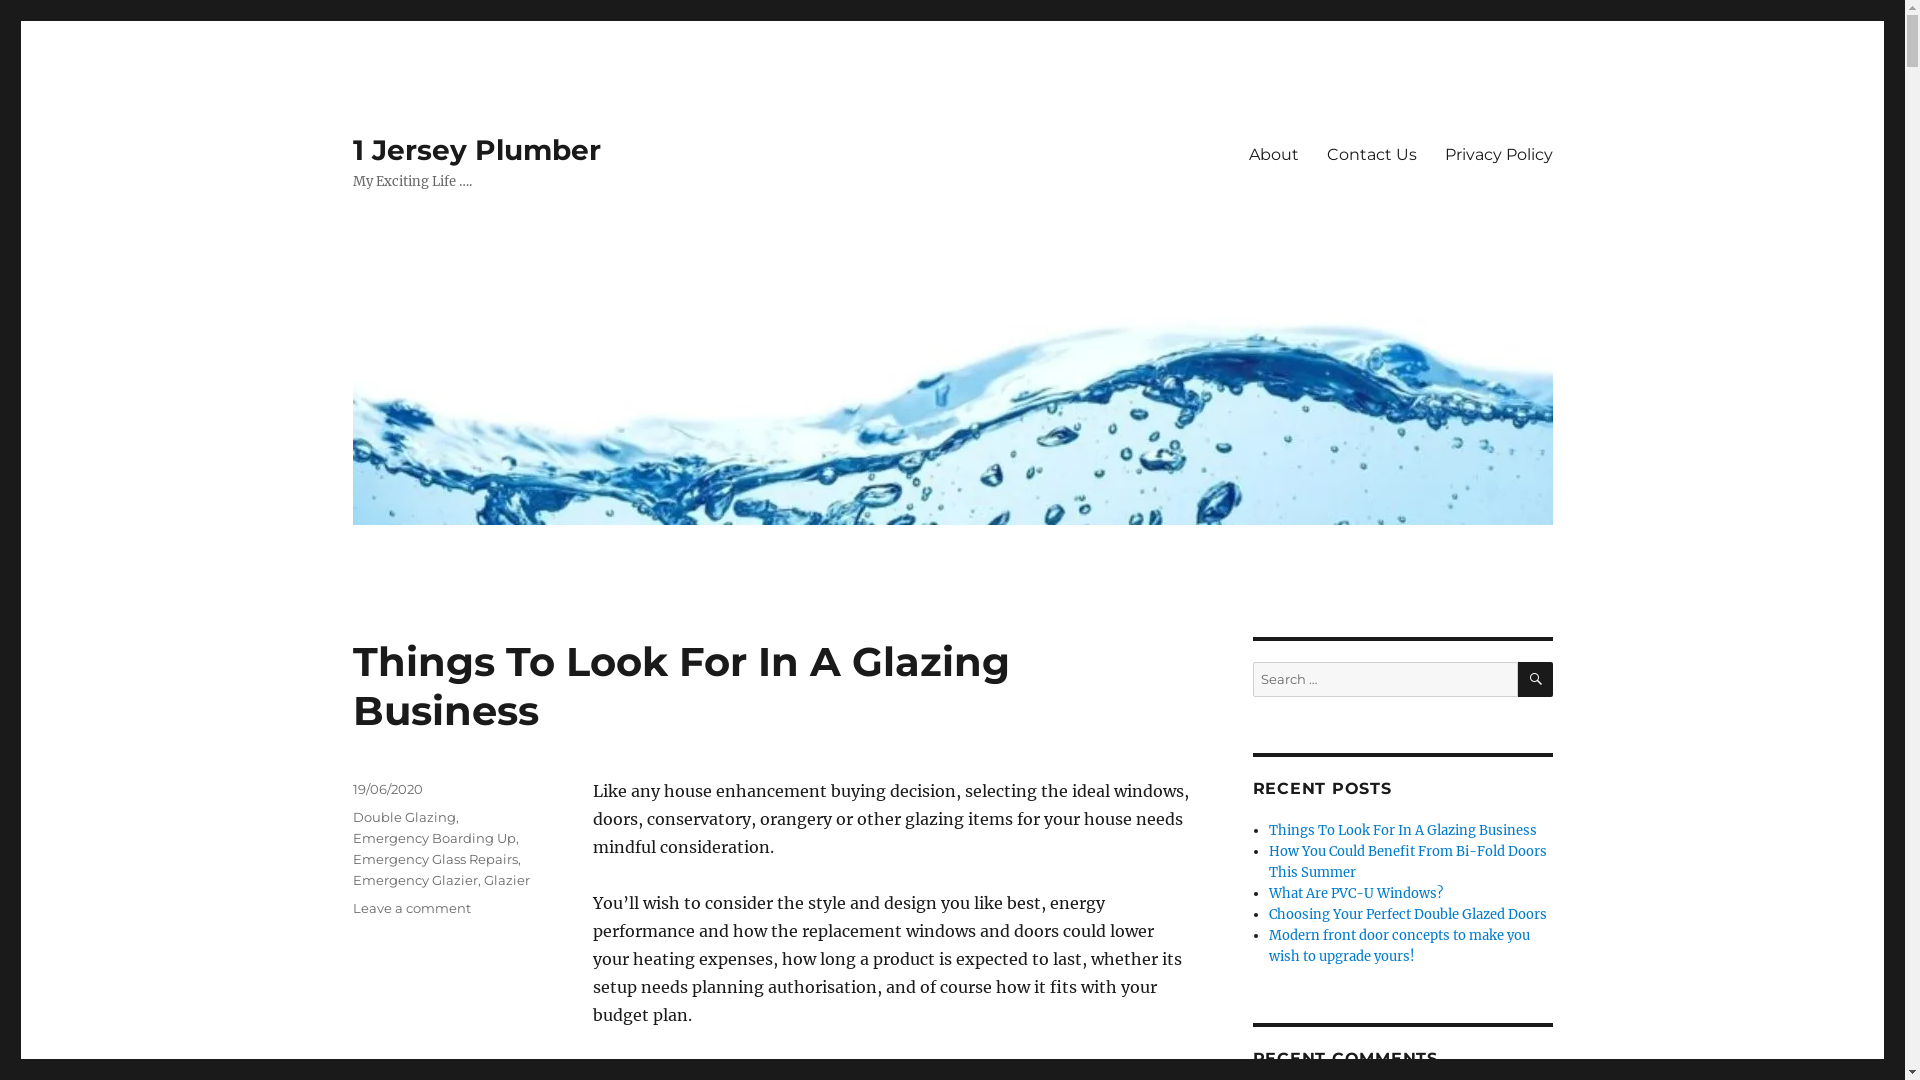  What do you see at coordinates (474, 149) in the screenshot?
I see `'1 Jersey Plumber'` at bounding box center [474, 149].